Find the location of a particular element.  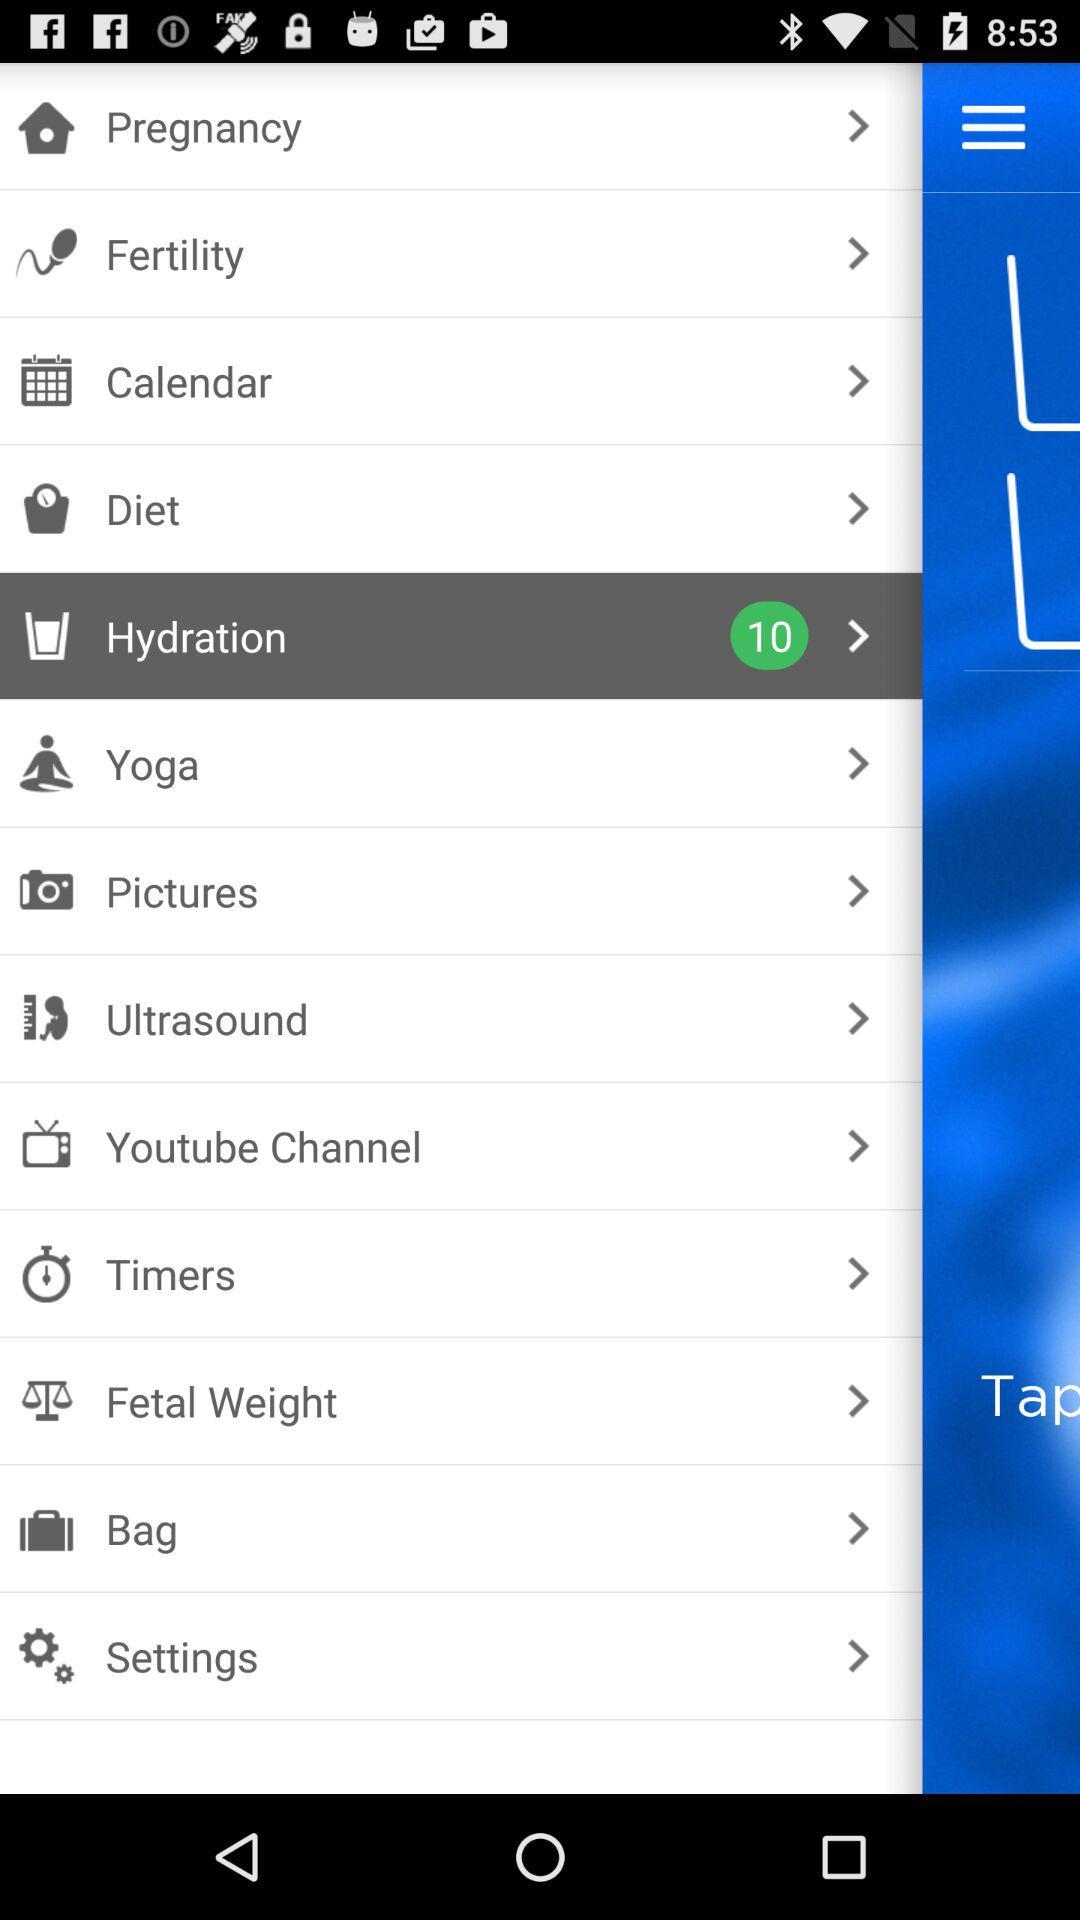

the menu icon is located at coordinates (993, 135).